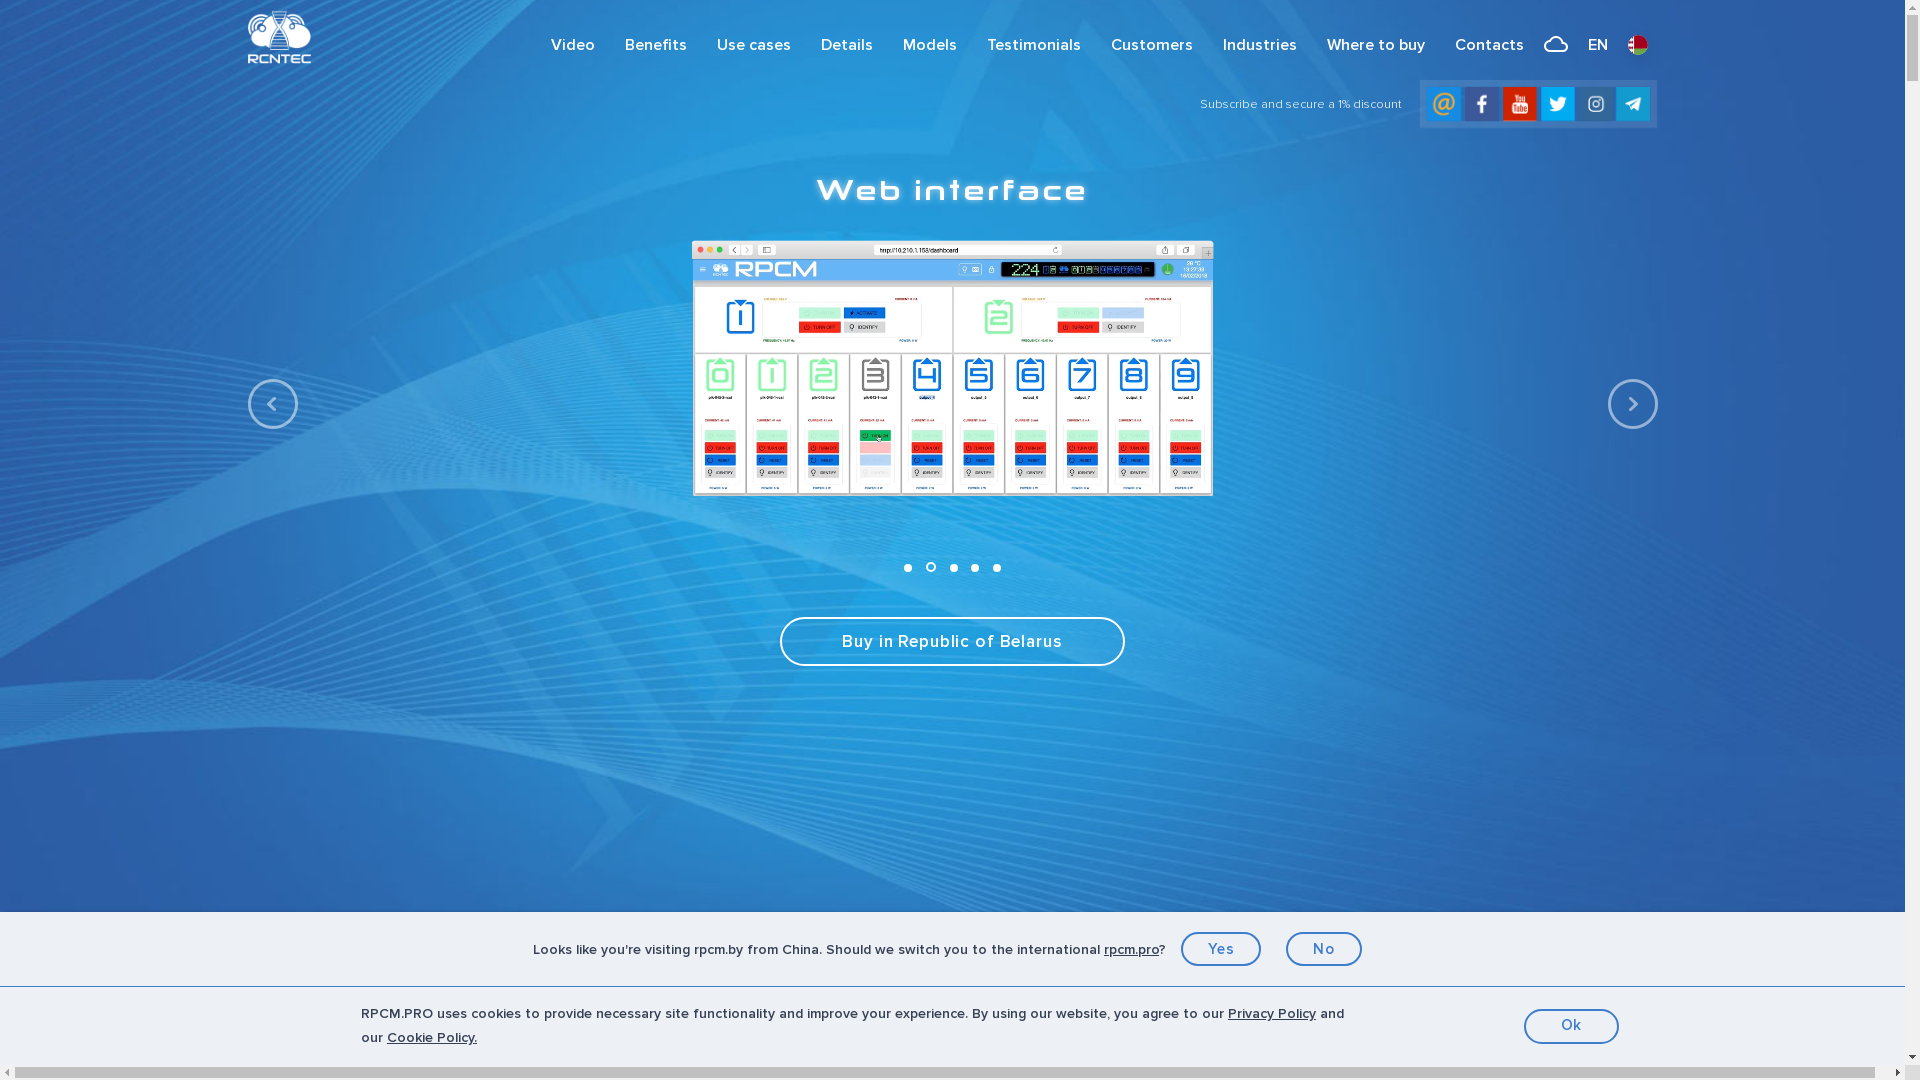  I want to click on 'Video', so click(571, 45).